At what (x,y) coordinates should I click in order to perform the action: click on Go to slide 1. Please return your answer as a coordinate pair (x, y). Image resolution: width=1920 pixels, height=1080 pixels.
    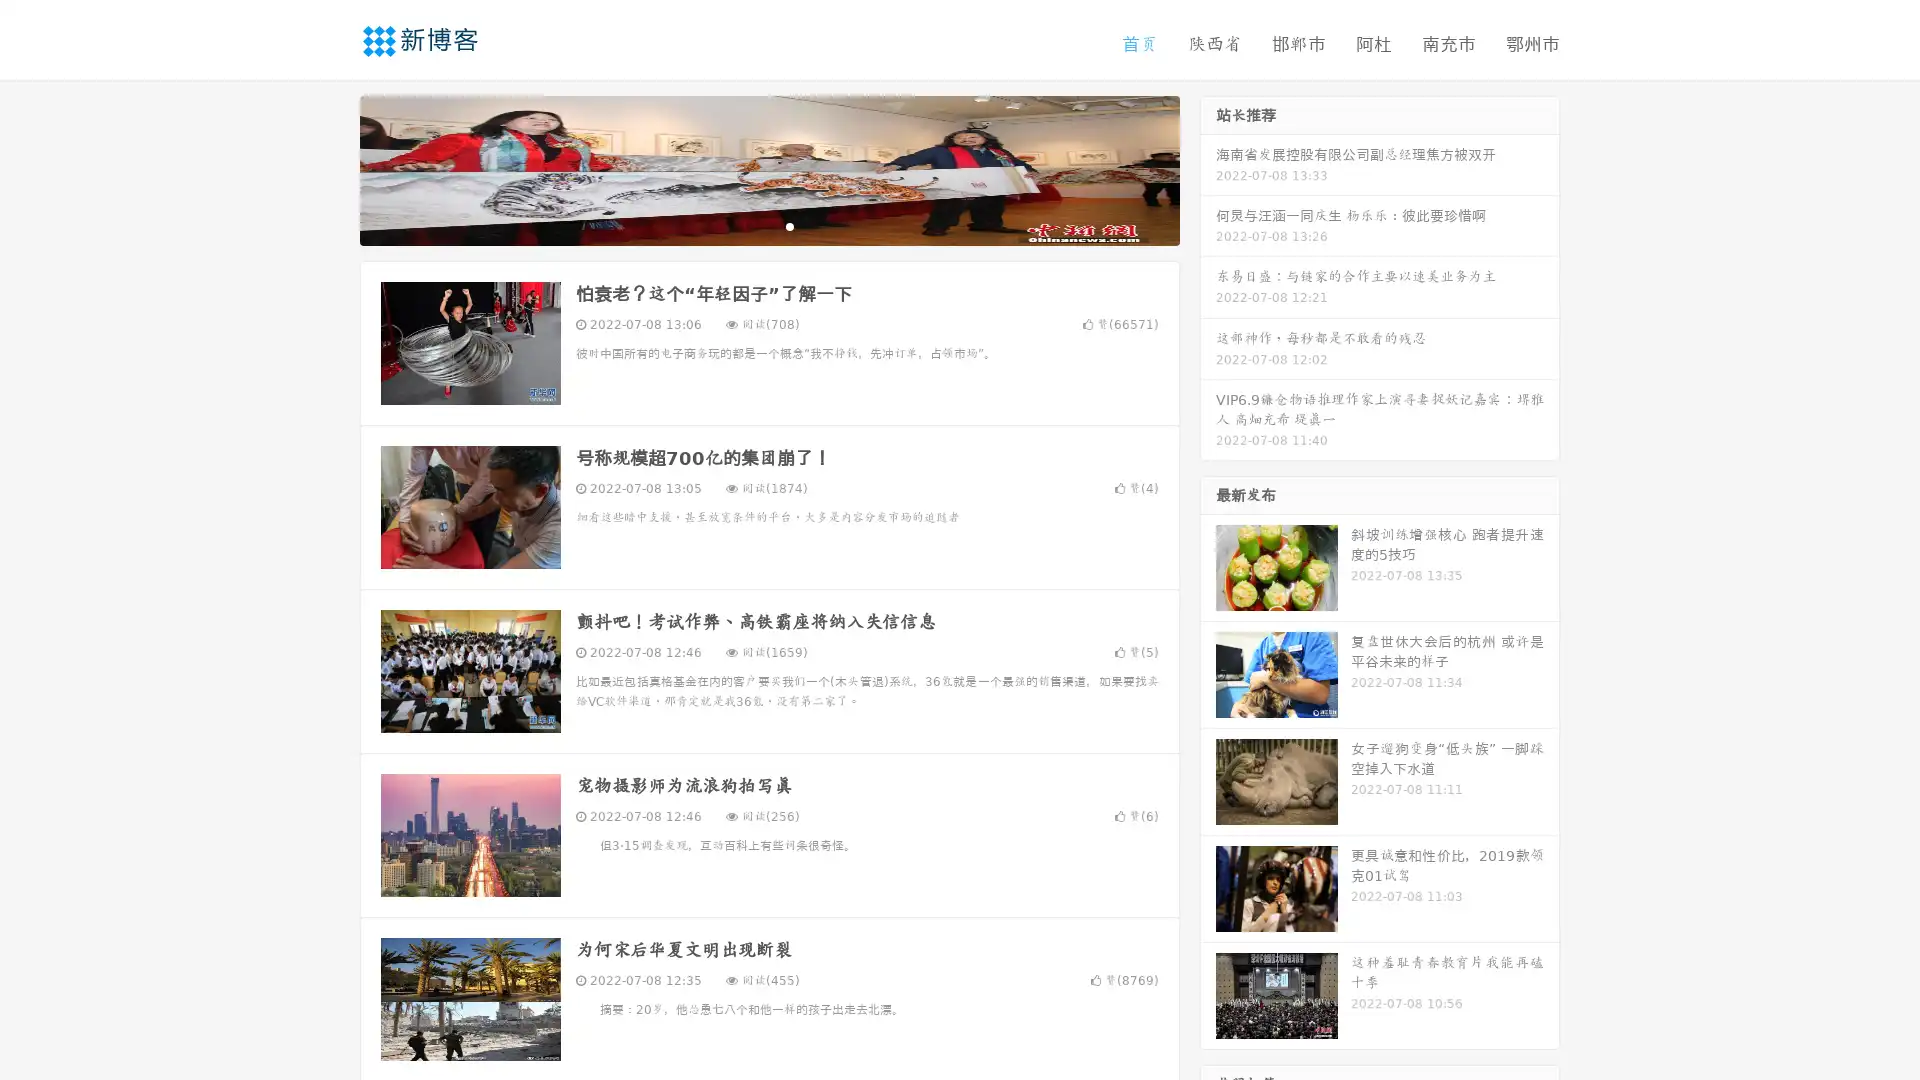
    Looking at the image, I should click on (748, 225).